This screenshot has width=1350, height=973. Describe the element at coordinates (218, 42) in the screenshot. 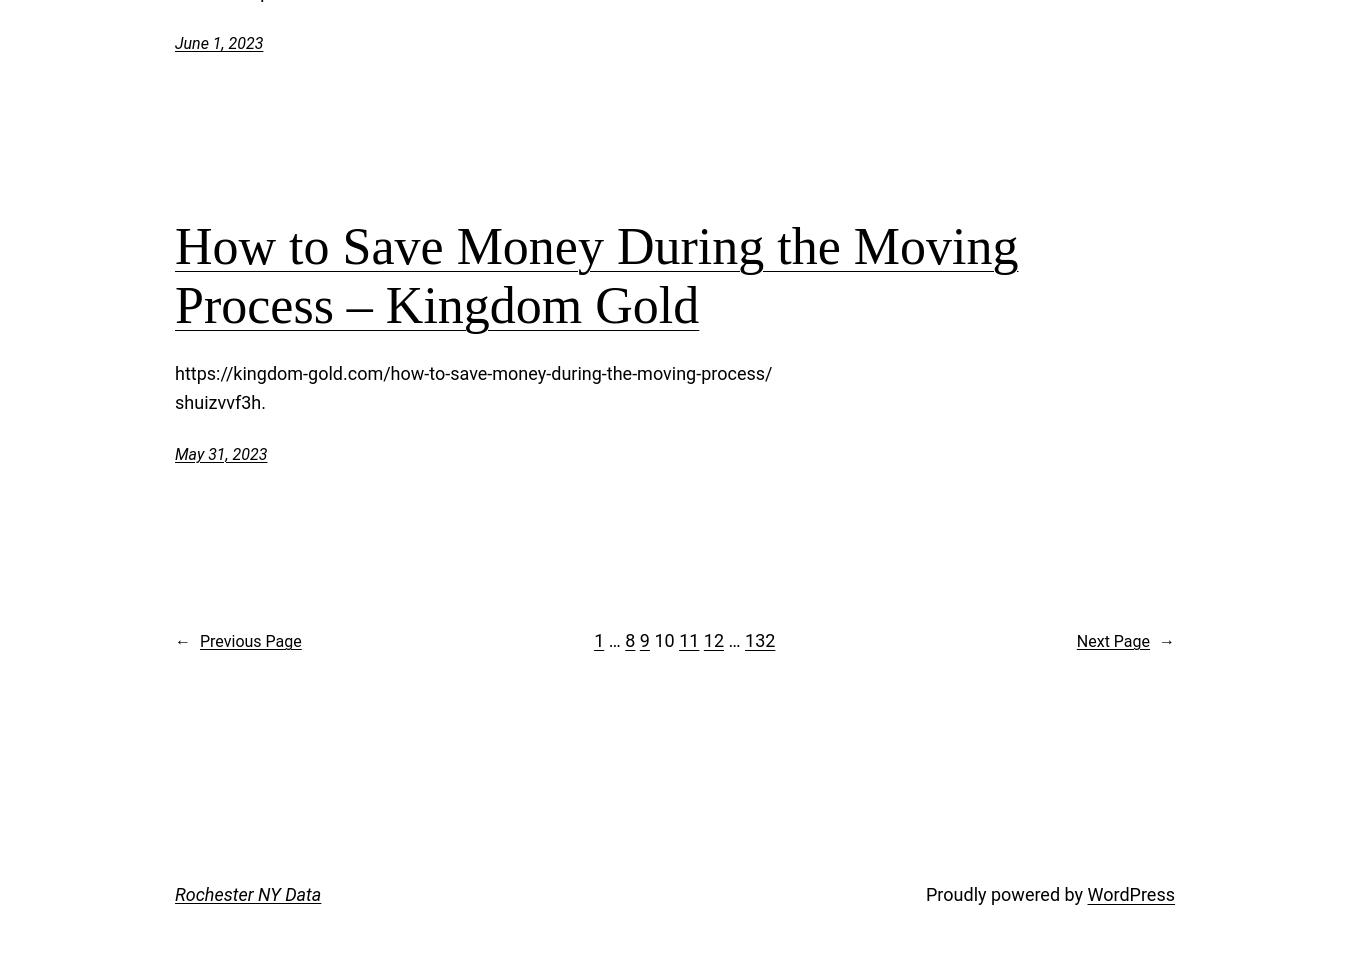

I see `'June 1, 2023'` at that location.